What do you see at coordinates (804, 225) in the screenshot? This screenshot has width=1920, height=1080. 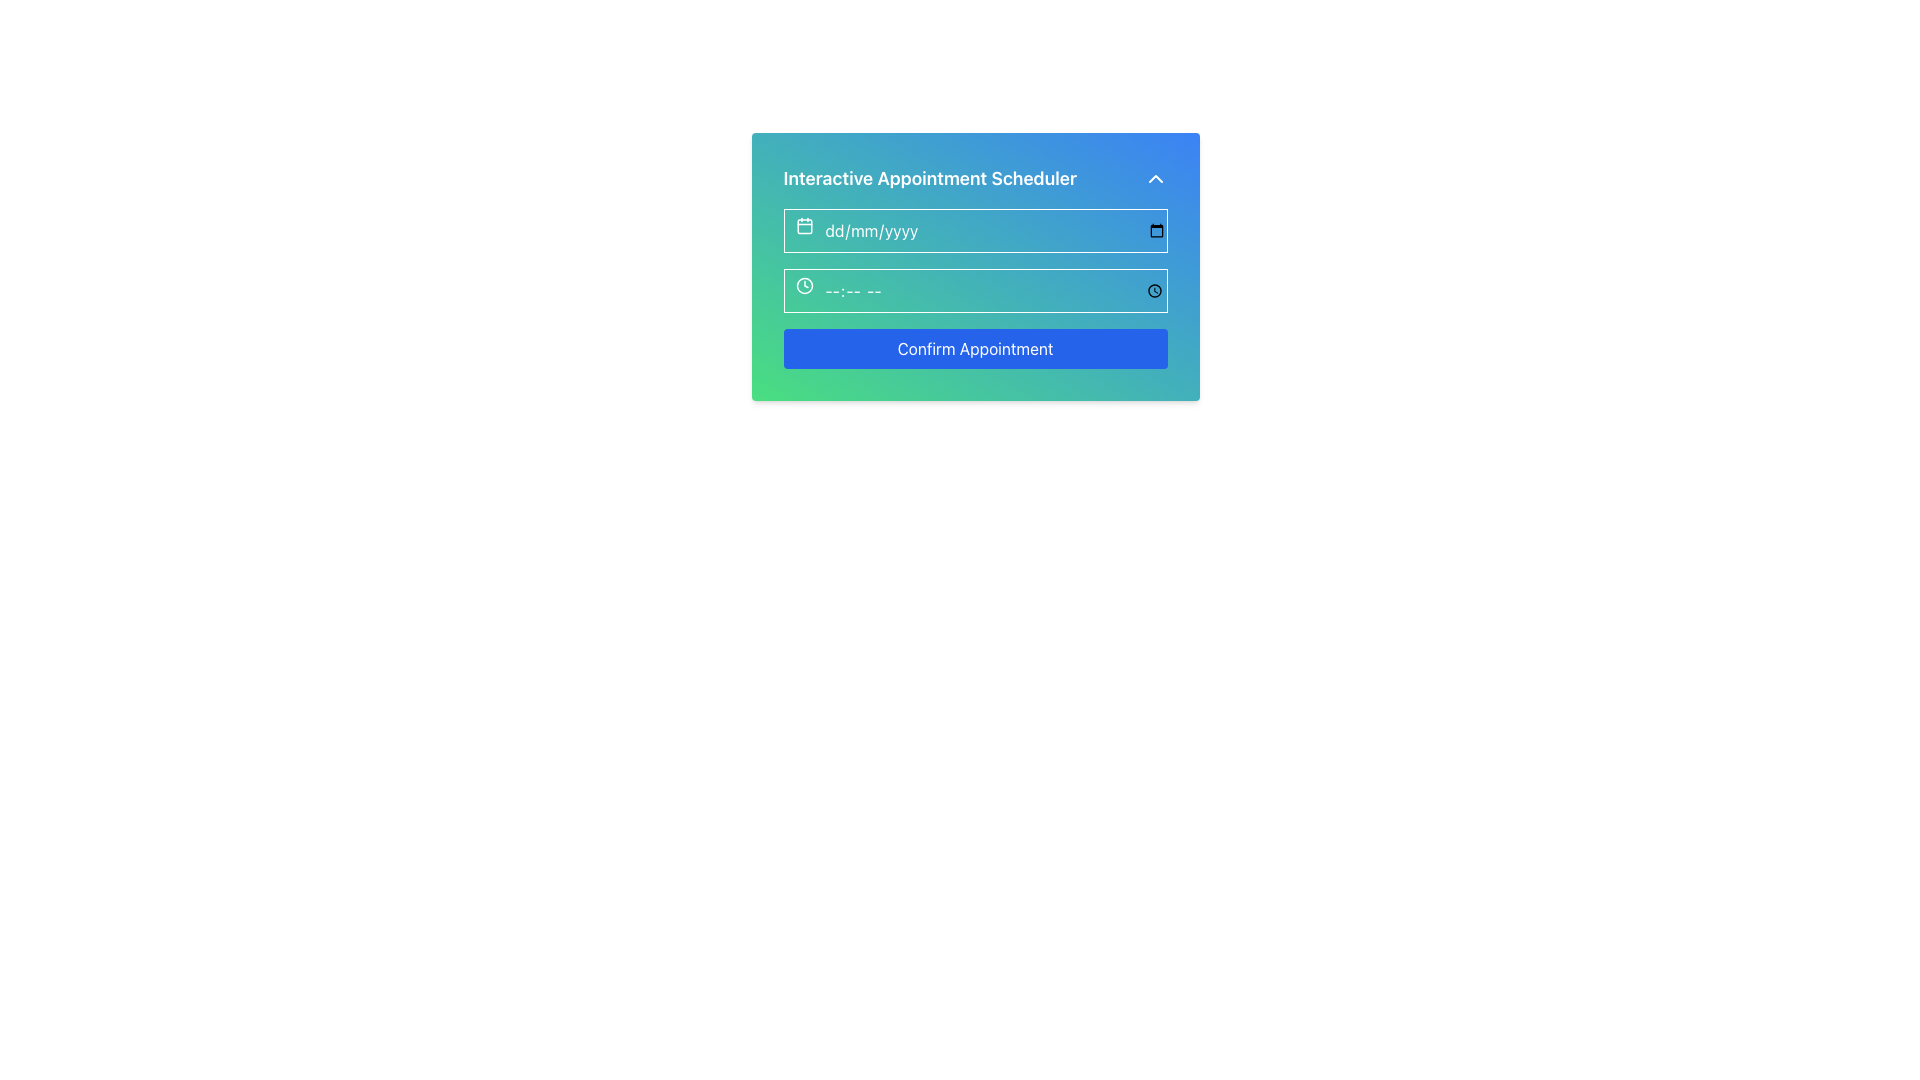 I see `the calendar icon element, which is a minimalistic white square with a header bar and vertical lines, located slightly above the centerline of the 'dd/mm/yyyy' date input field` at bounding box center [804, 225].